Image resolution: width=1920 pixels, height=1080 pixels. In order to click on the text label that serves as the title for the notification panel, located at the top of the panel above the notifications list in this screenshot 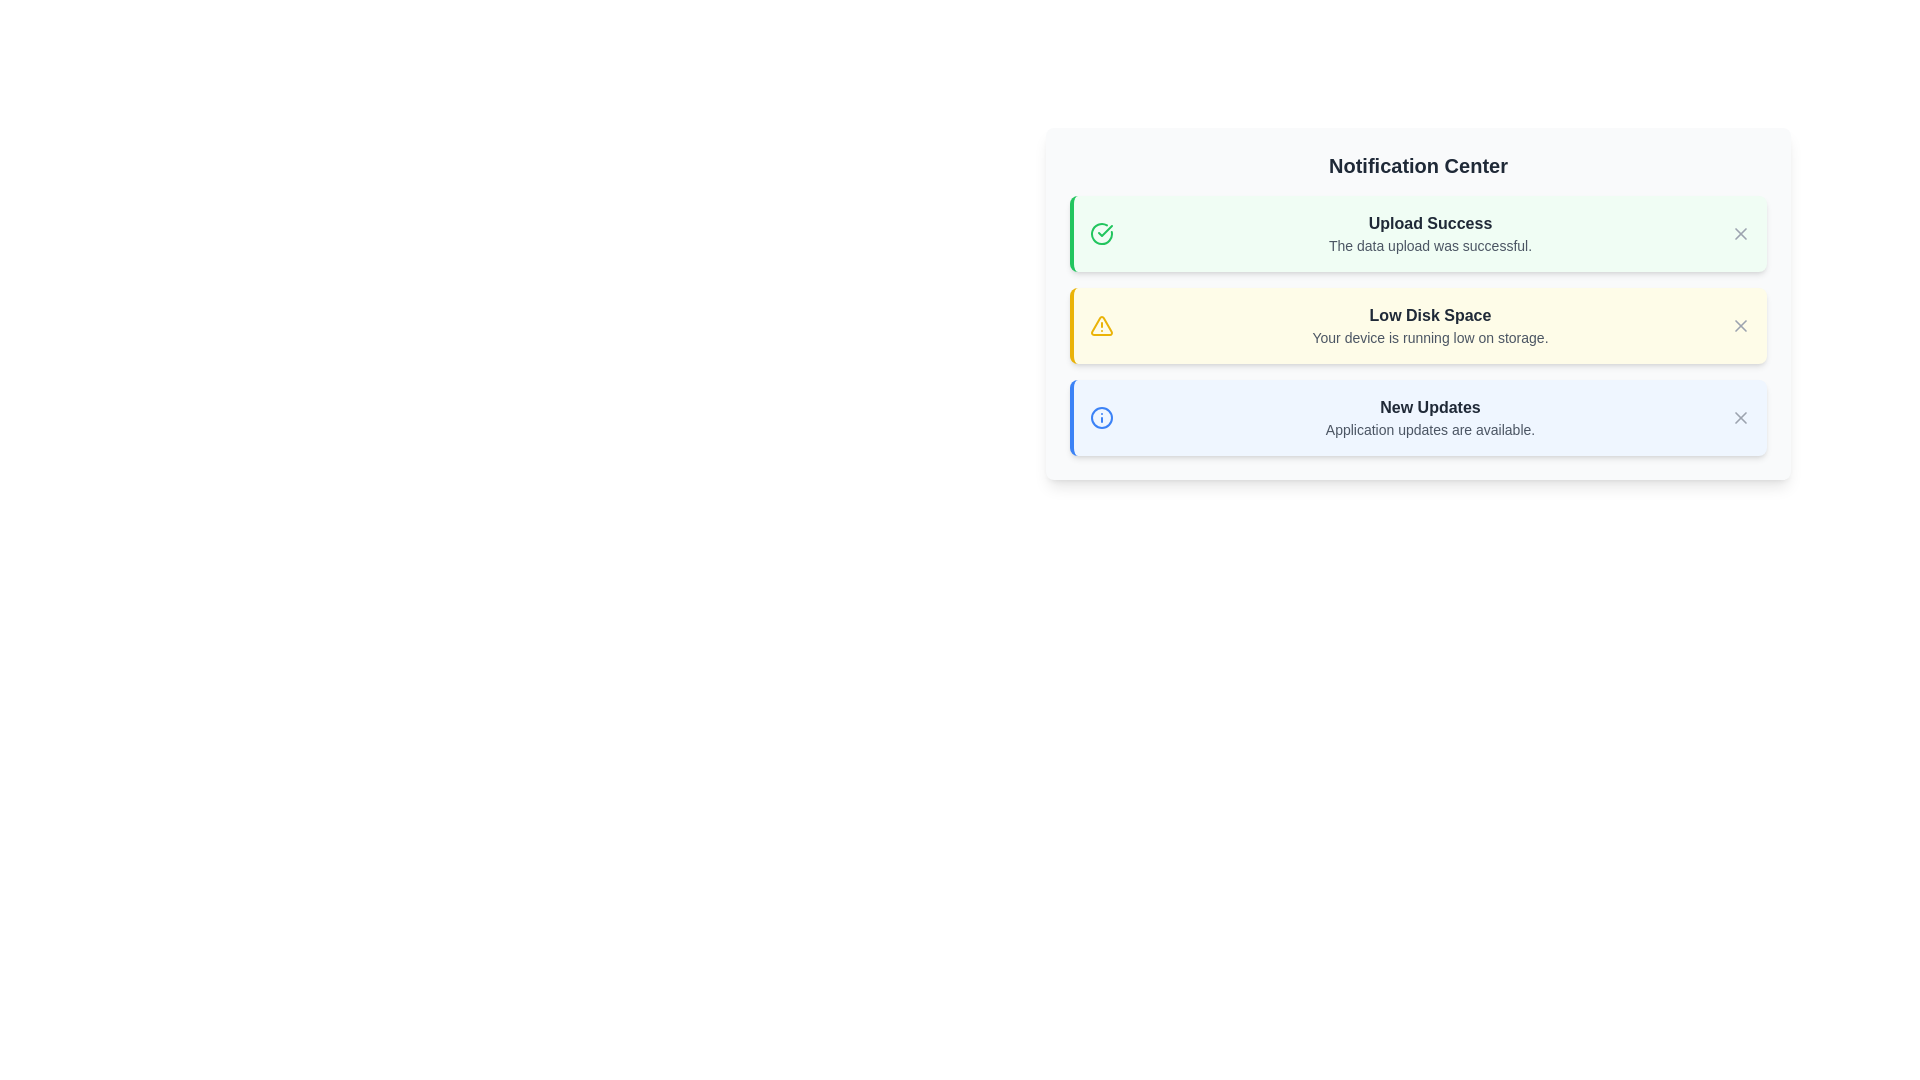, I will do `click(1417, 164)`.